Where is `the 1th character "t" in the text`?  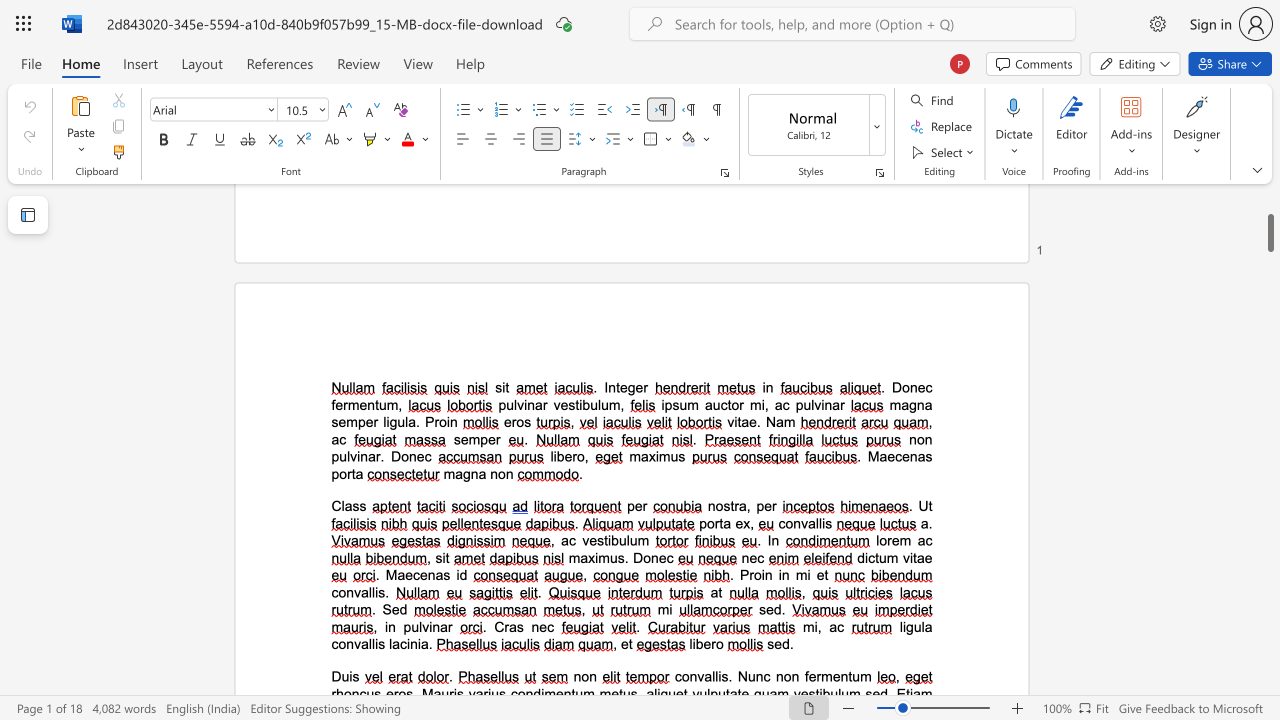 the 1th character "t" in the text is located at coordinates (353, 474).